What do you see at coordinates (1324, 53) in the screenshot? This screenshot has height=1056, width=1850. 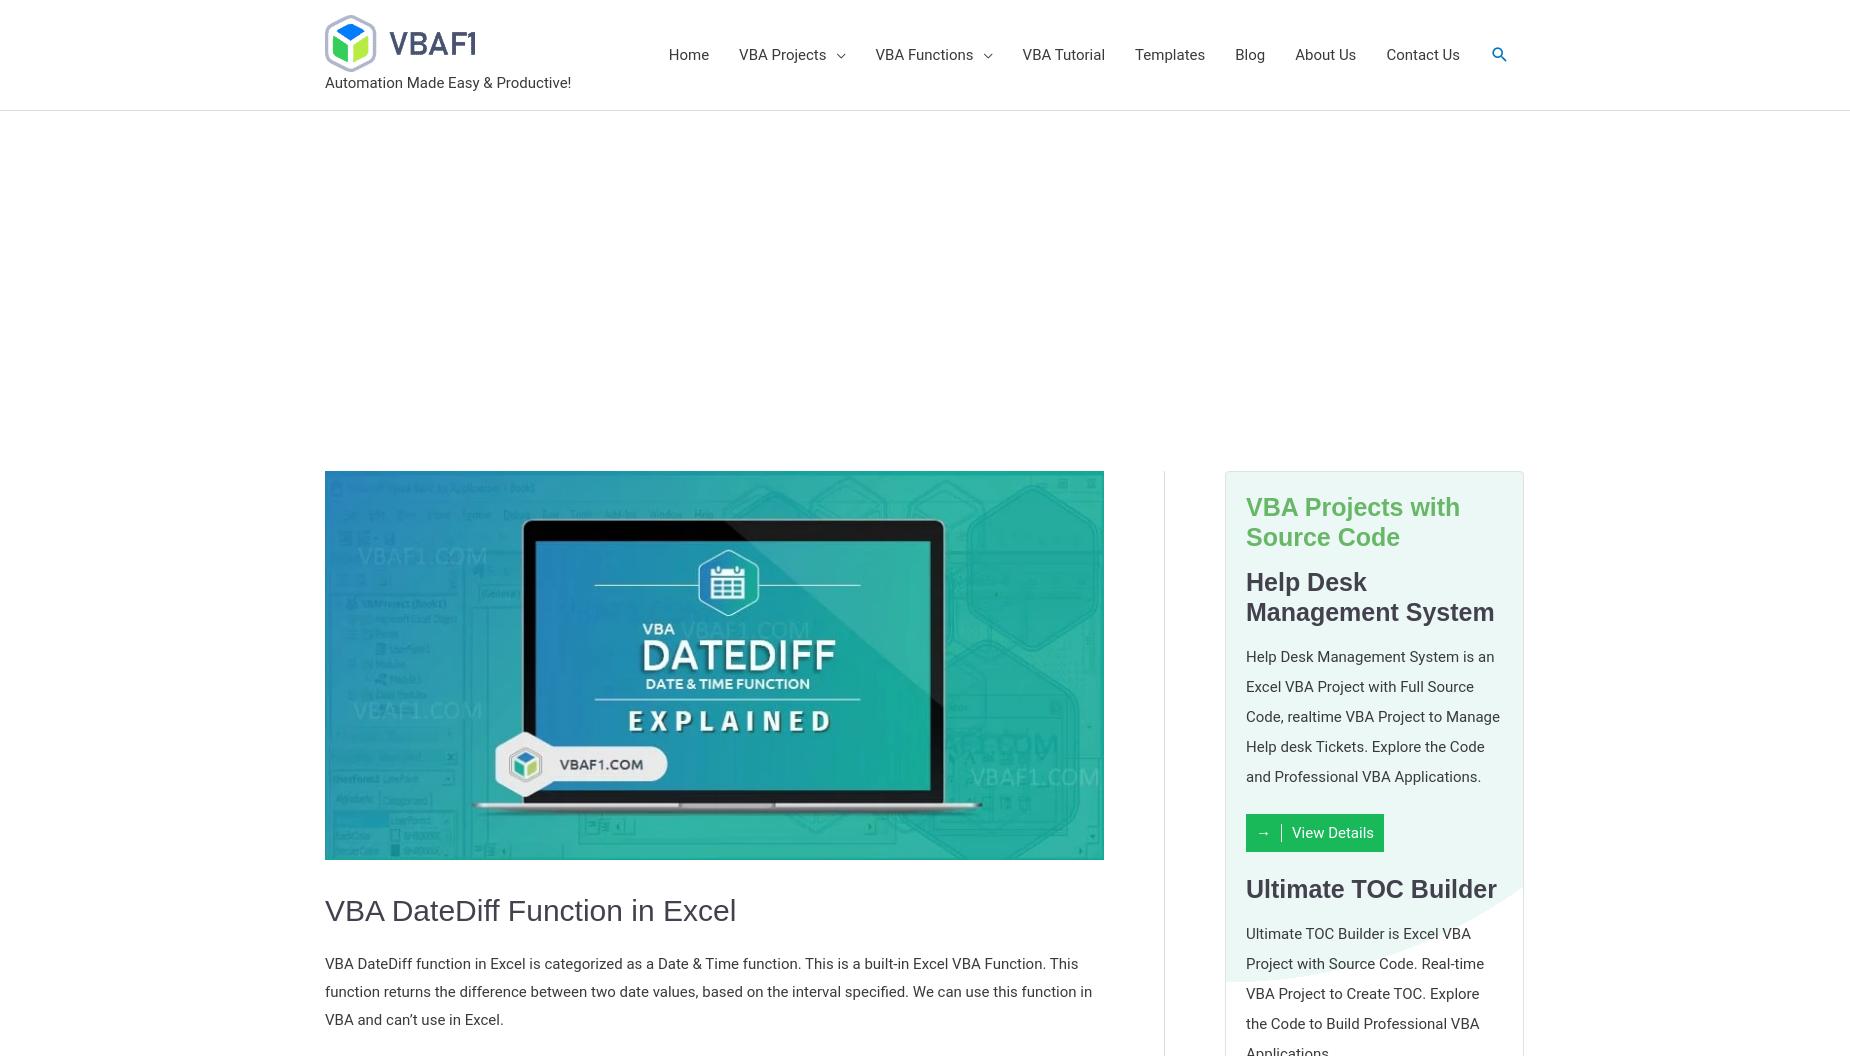 I see `'About Us'` at bounding box center [1324, 53].